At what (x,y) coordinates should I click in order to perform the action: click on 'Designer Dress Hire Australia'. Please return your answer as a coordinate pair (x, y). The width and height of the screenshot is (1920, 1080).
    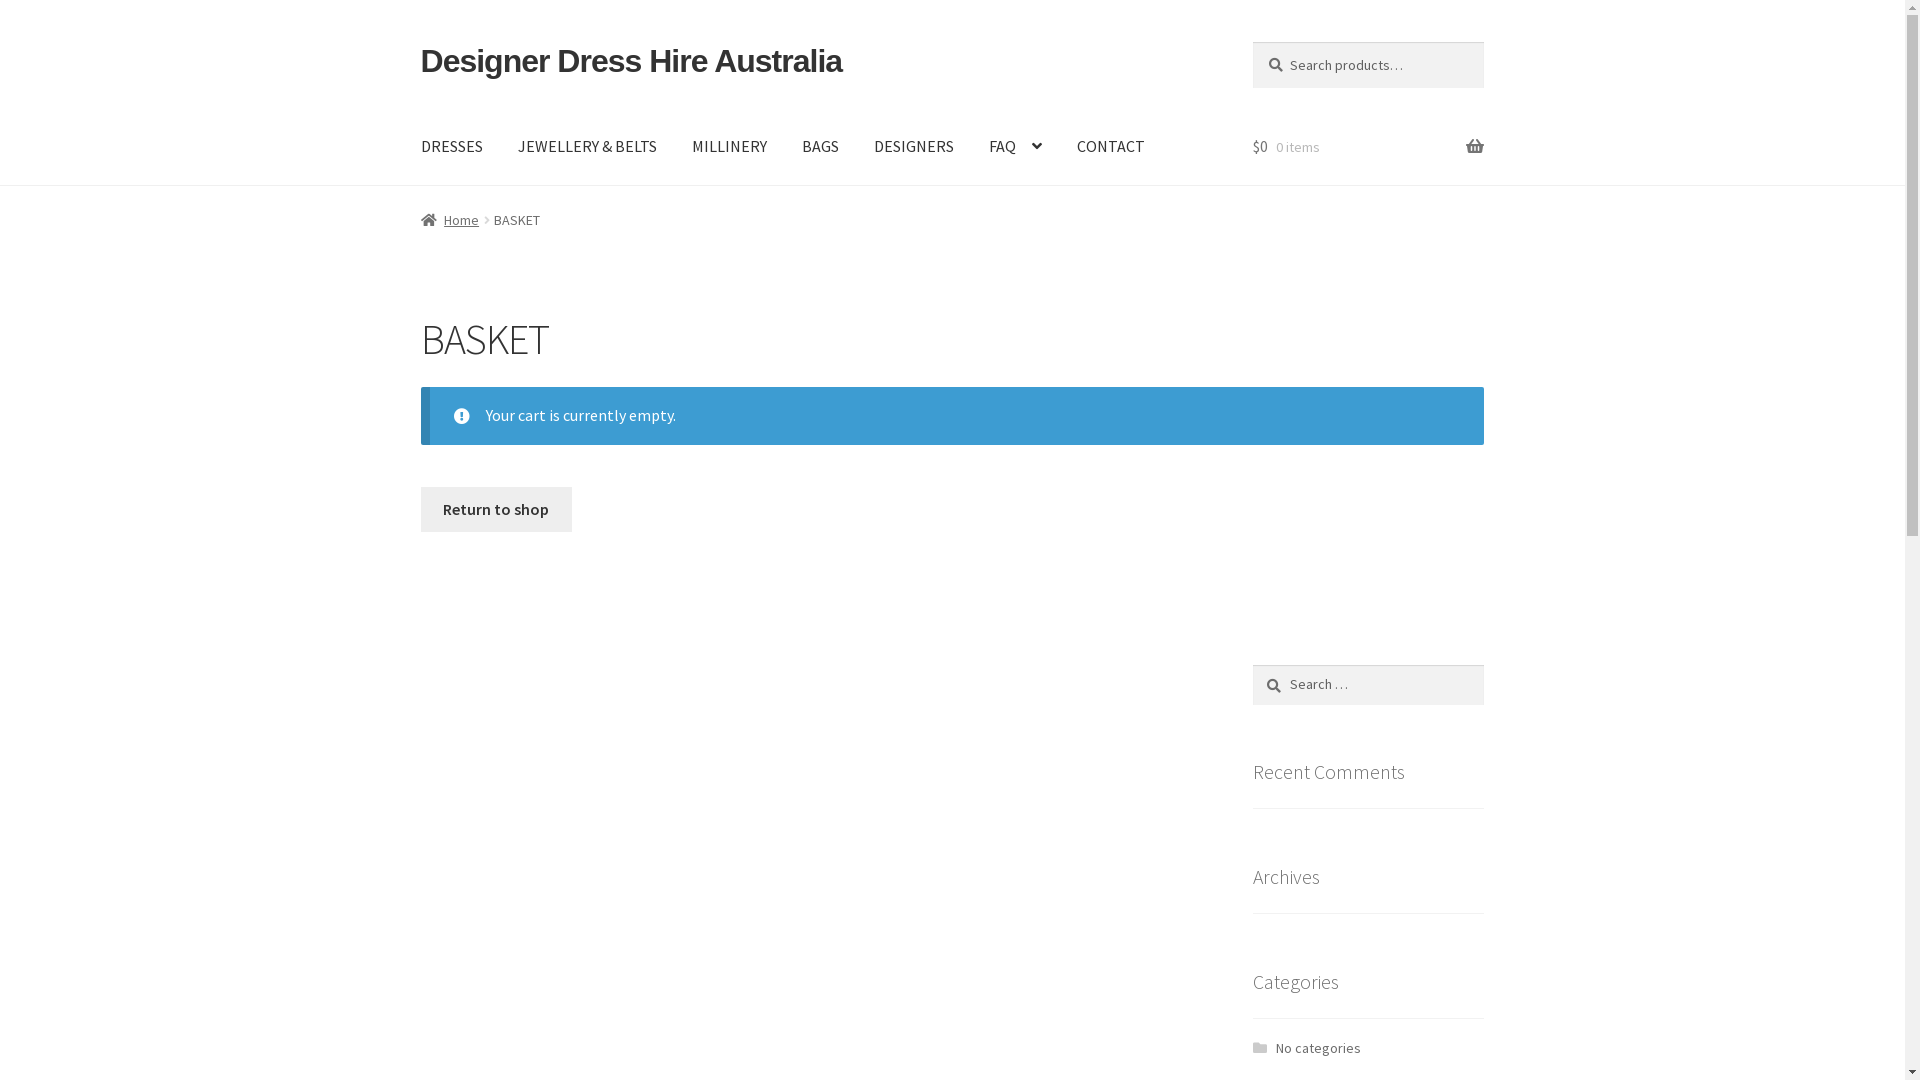
    Looking at the image, I should click on (631, 60).